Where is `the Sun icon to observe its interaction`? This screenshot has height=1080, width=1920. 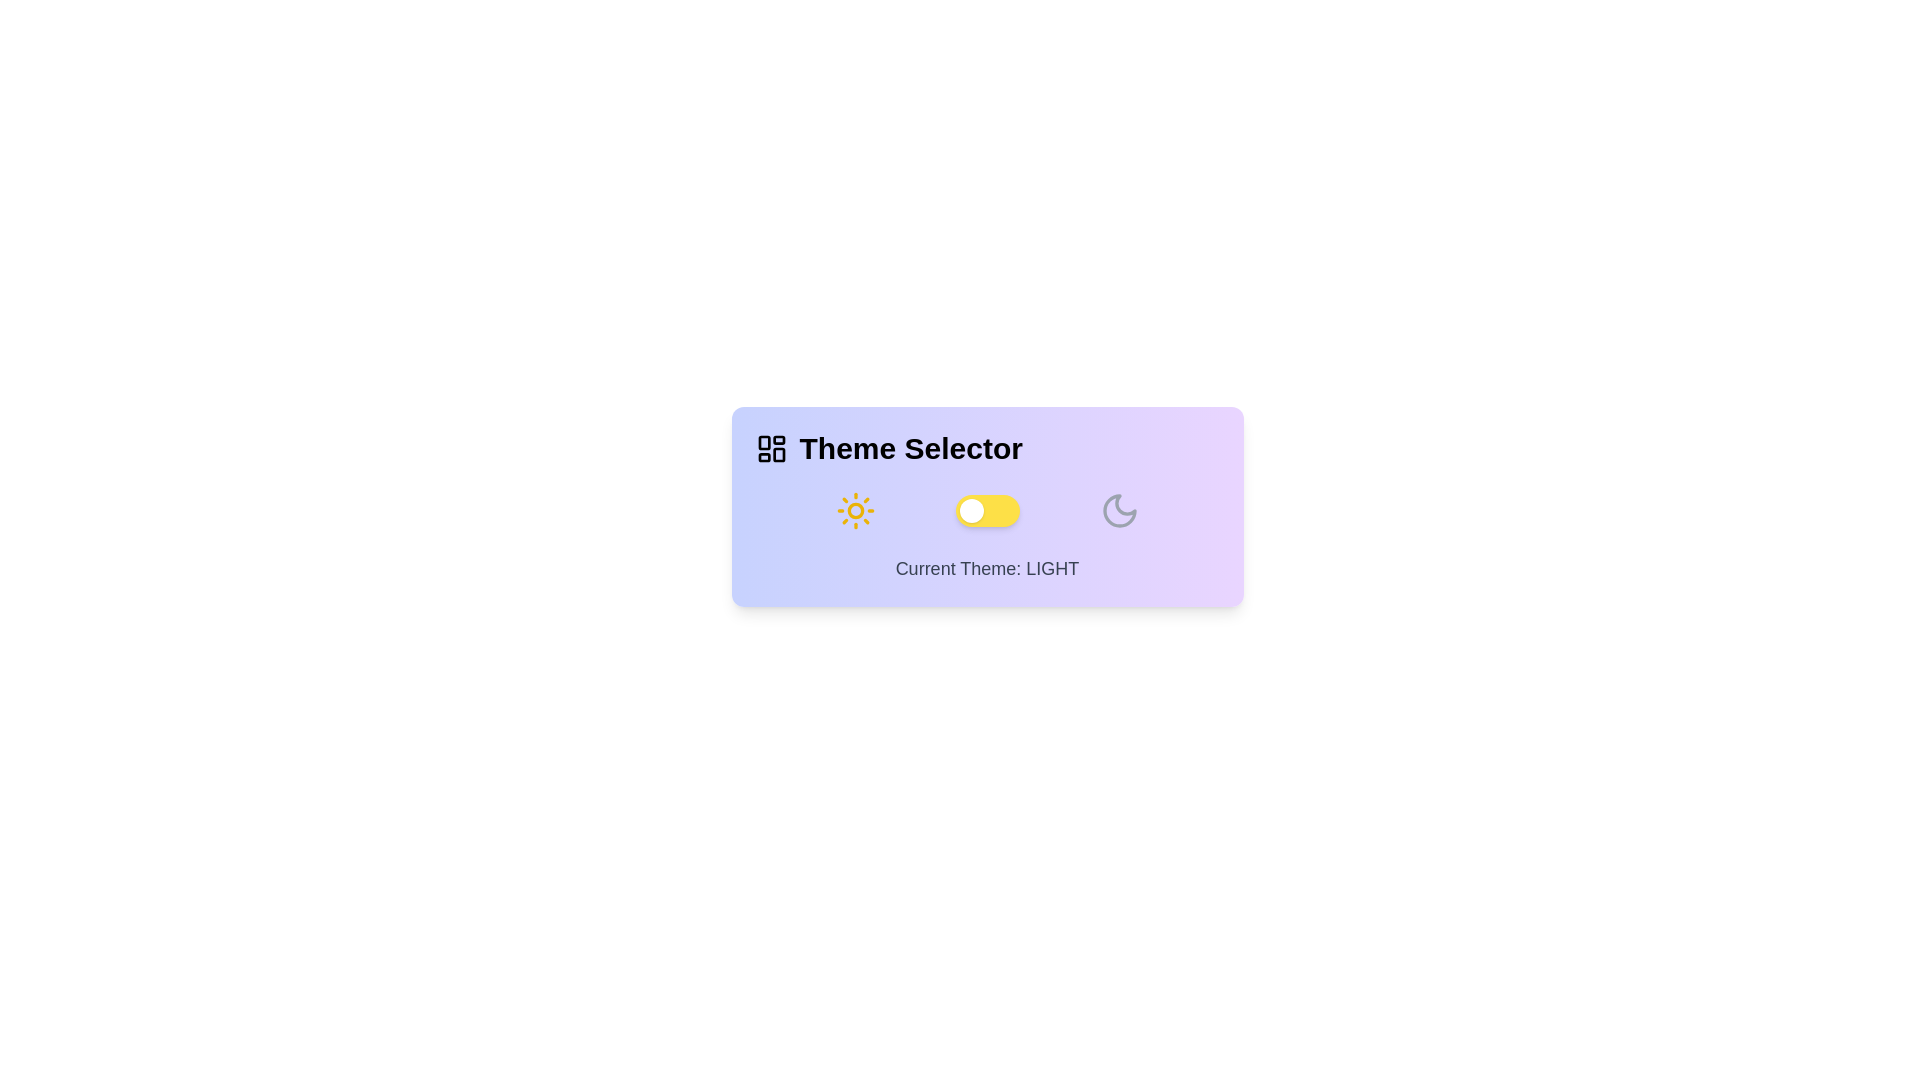 the Sun icon to observe its interaction is located at coordinates (855, 509).